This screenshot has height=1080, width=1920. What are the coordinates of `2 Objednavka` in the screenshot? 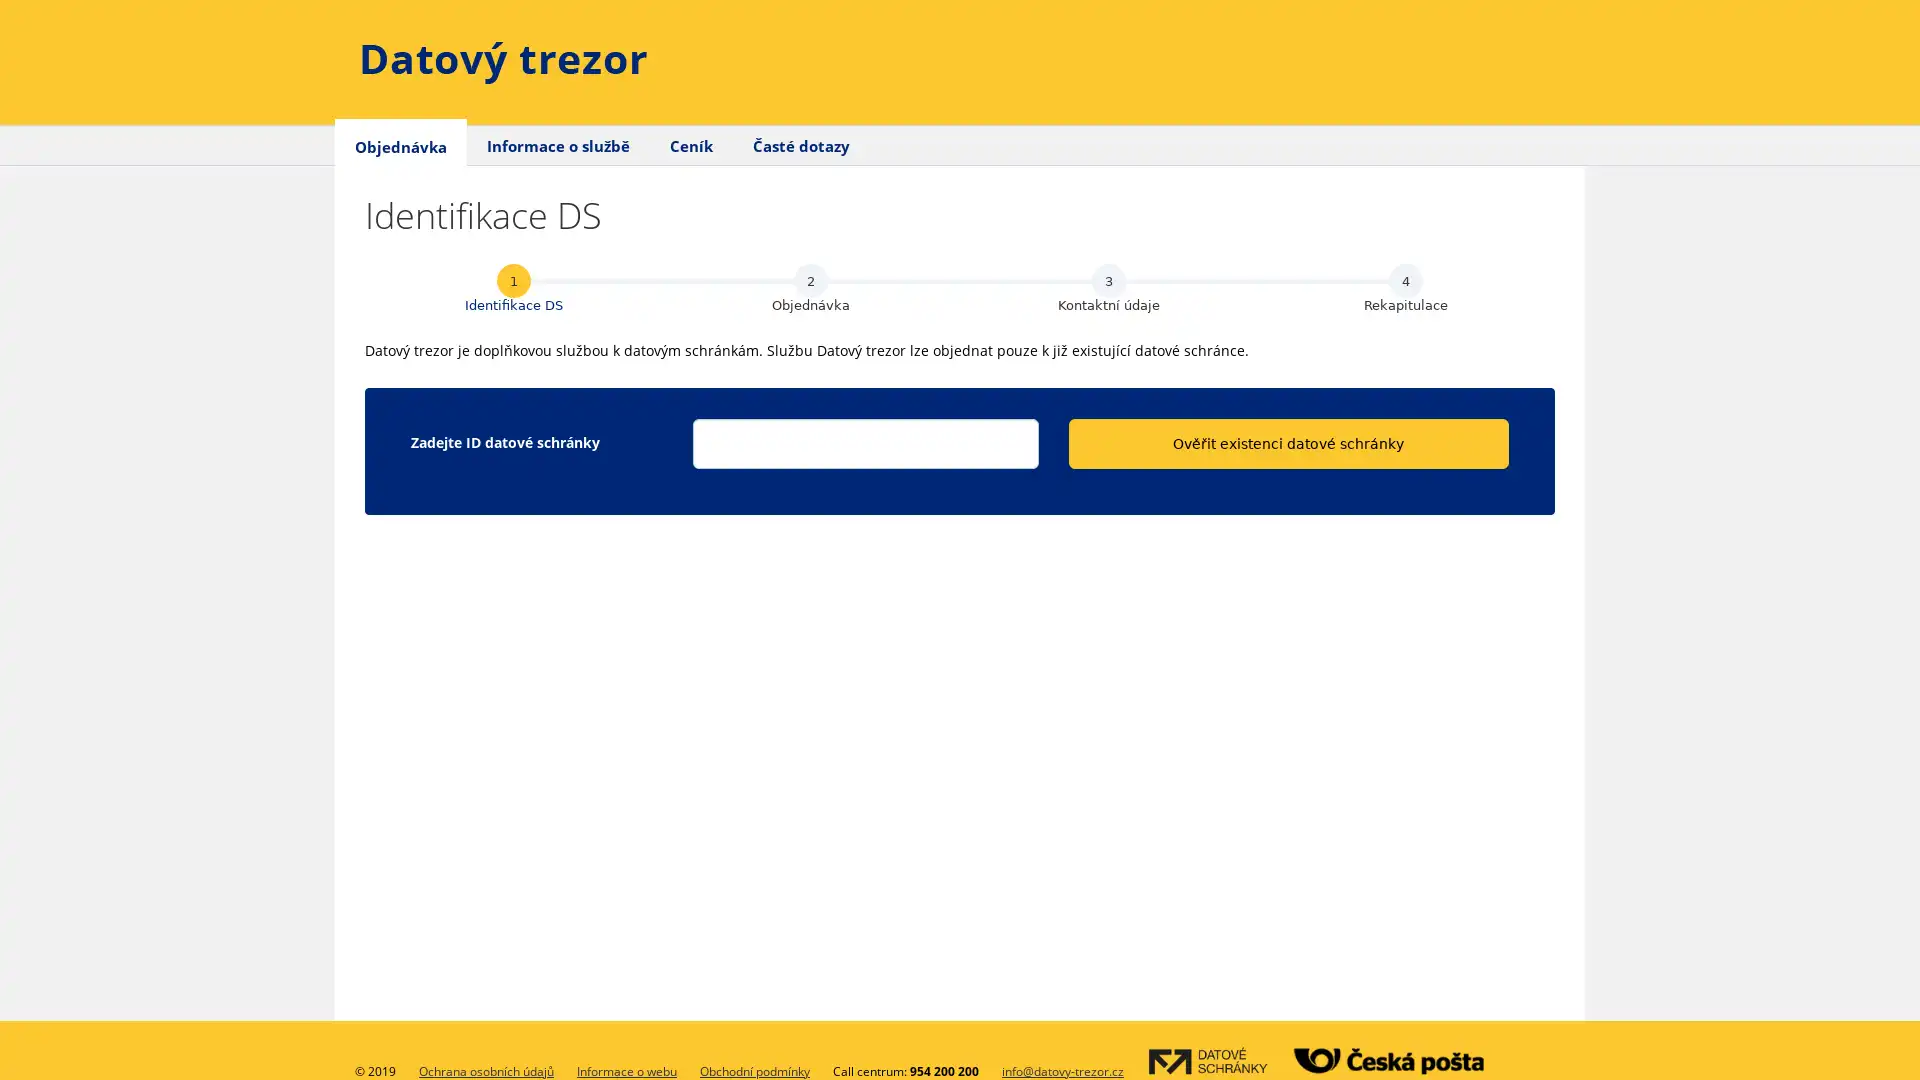 It's located at (811, 287).